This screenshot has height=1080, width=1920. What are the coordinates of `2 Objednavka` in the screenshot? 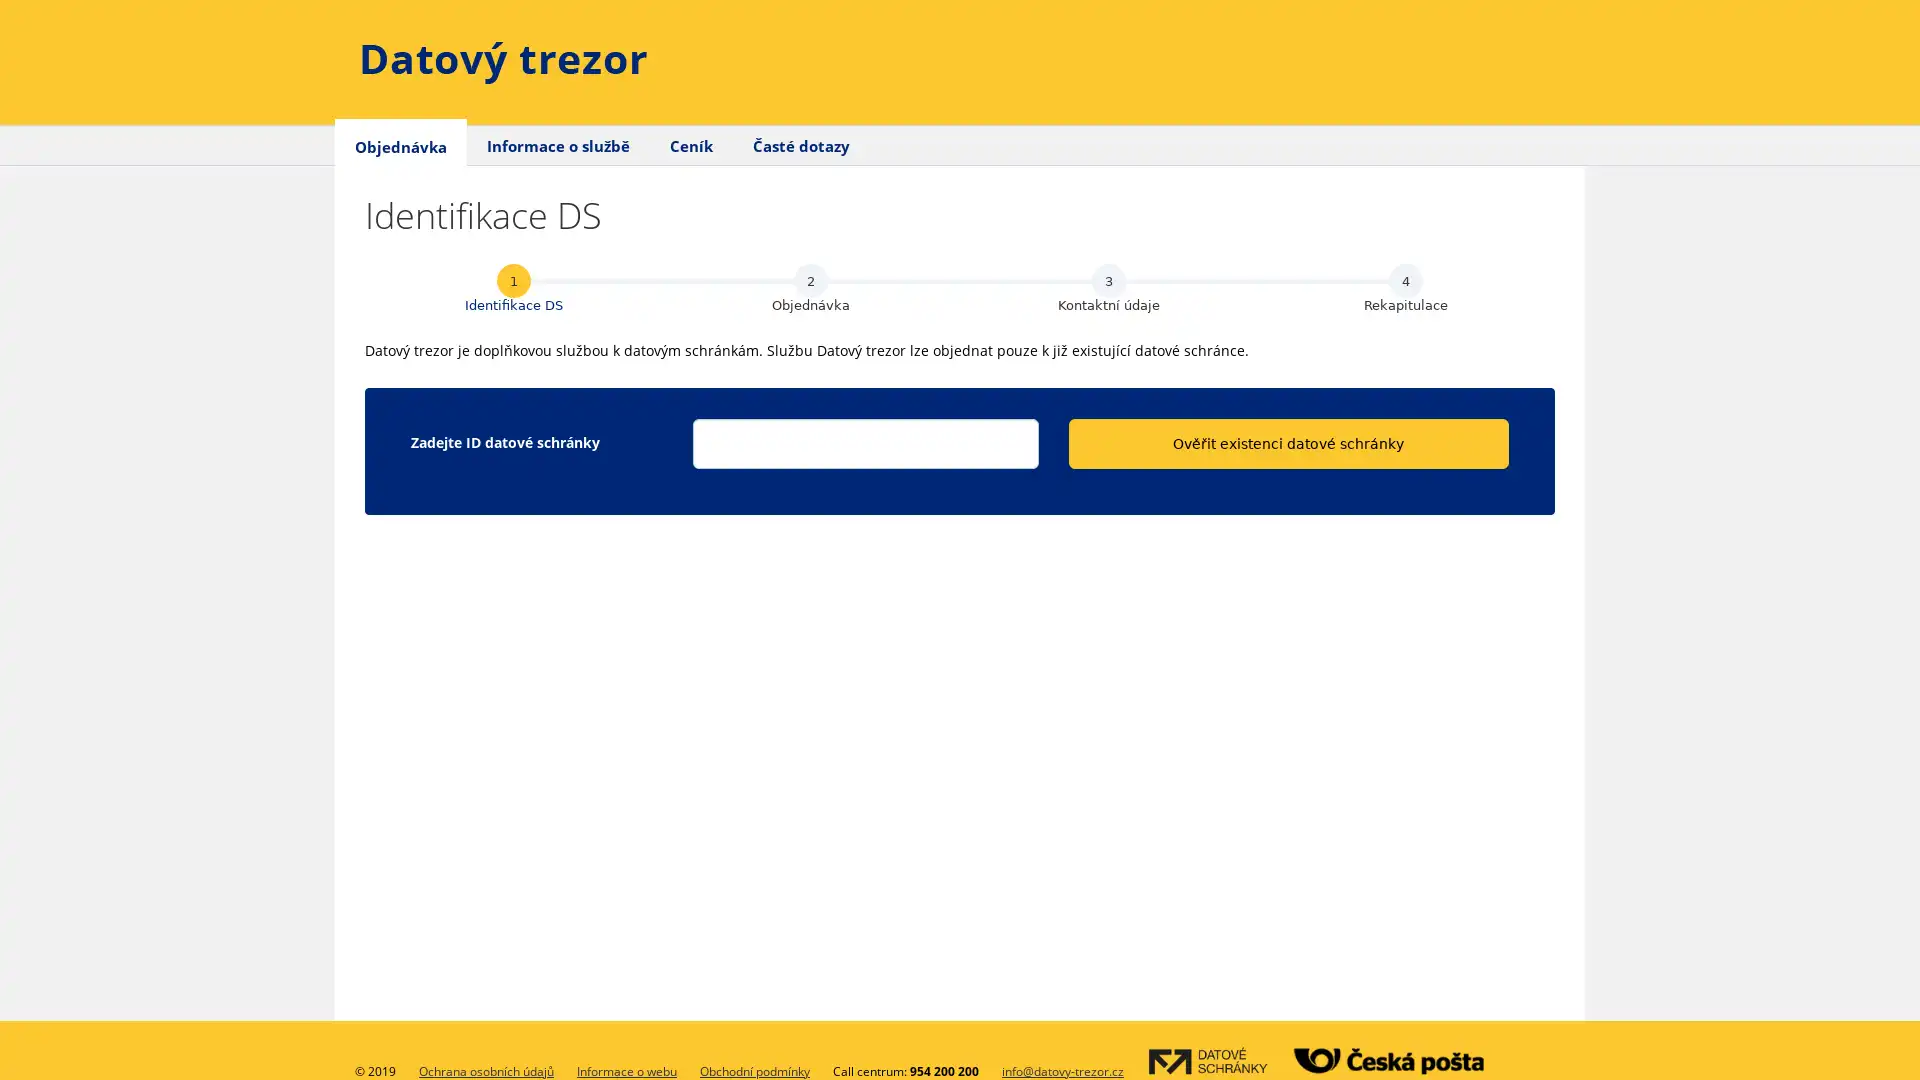 It's located at (811, 287).